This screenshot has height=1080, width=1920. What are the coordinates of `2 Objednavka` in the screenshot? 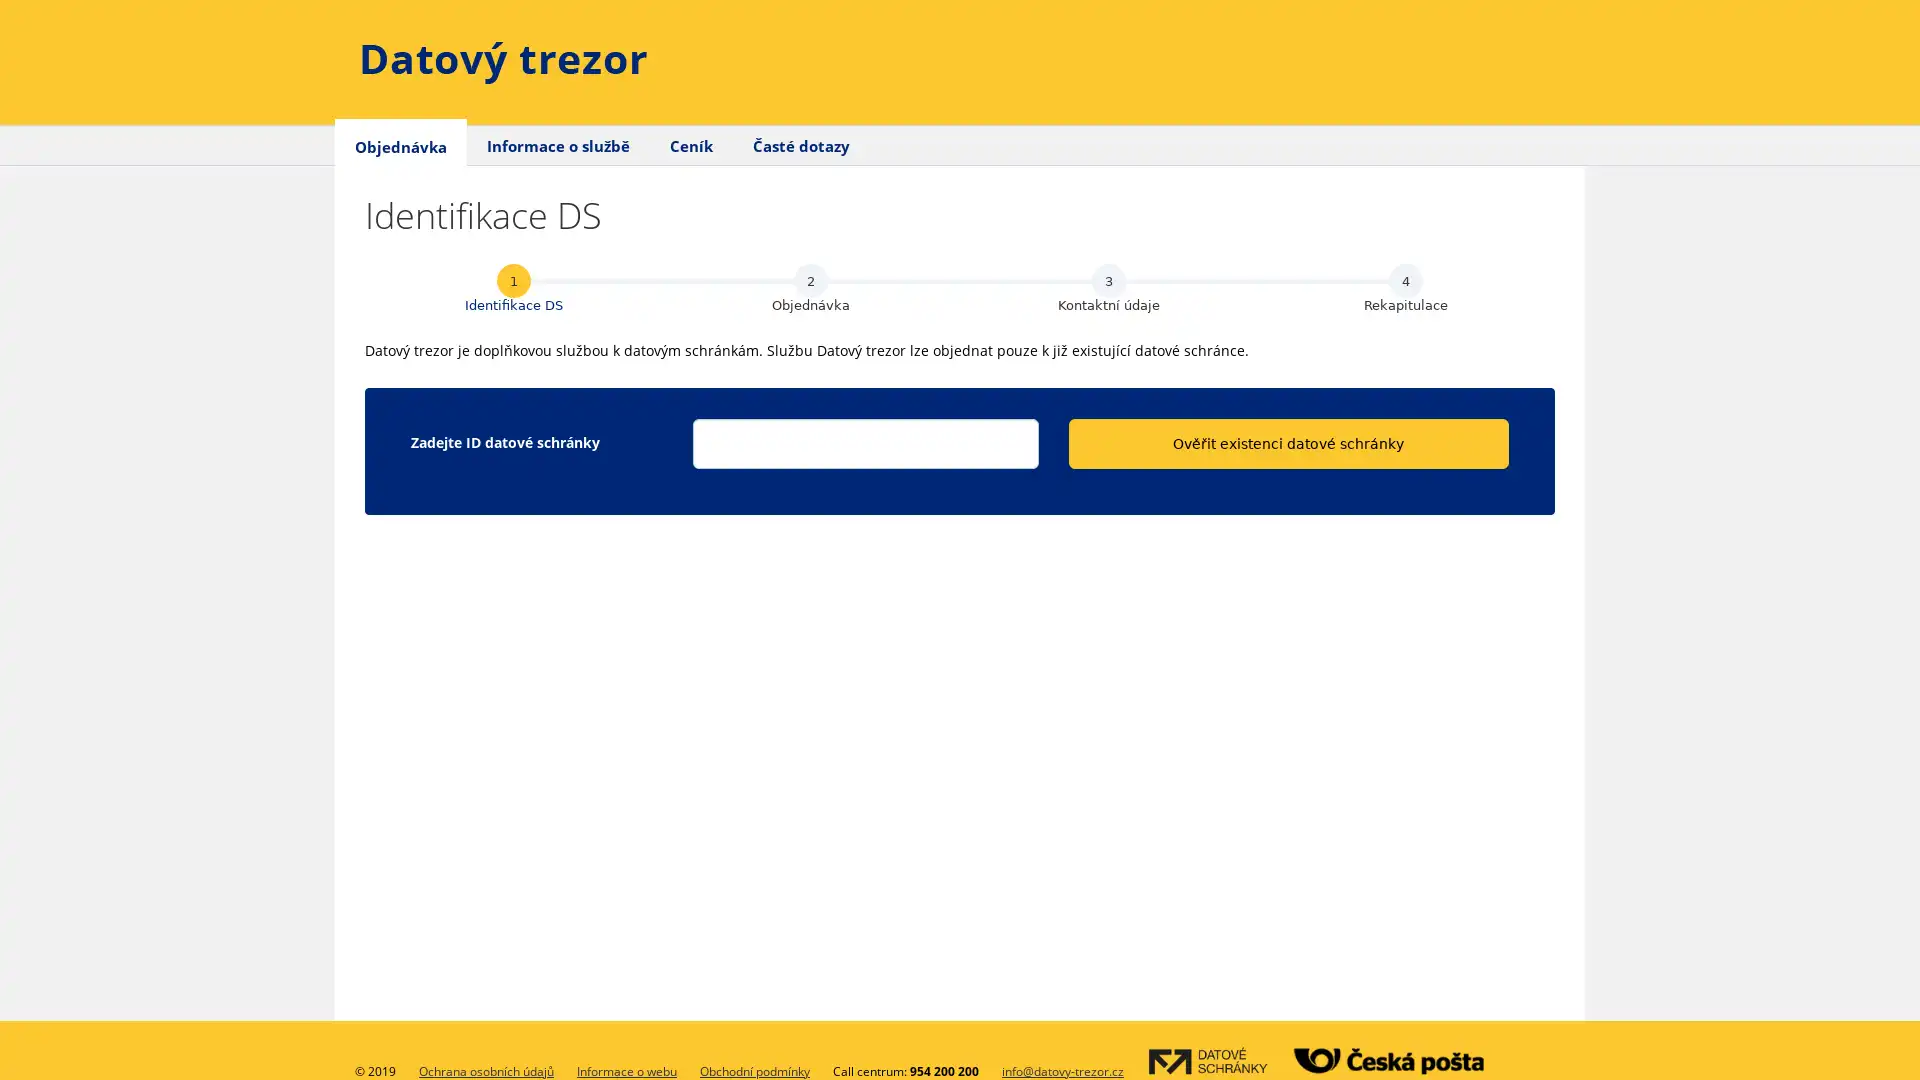 It's located at (811, 287).